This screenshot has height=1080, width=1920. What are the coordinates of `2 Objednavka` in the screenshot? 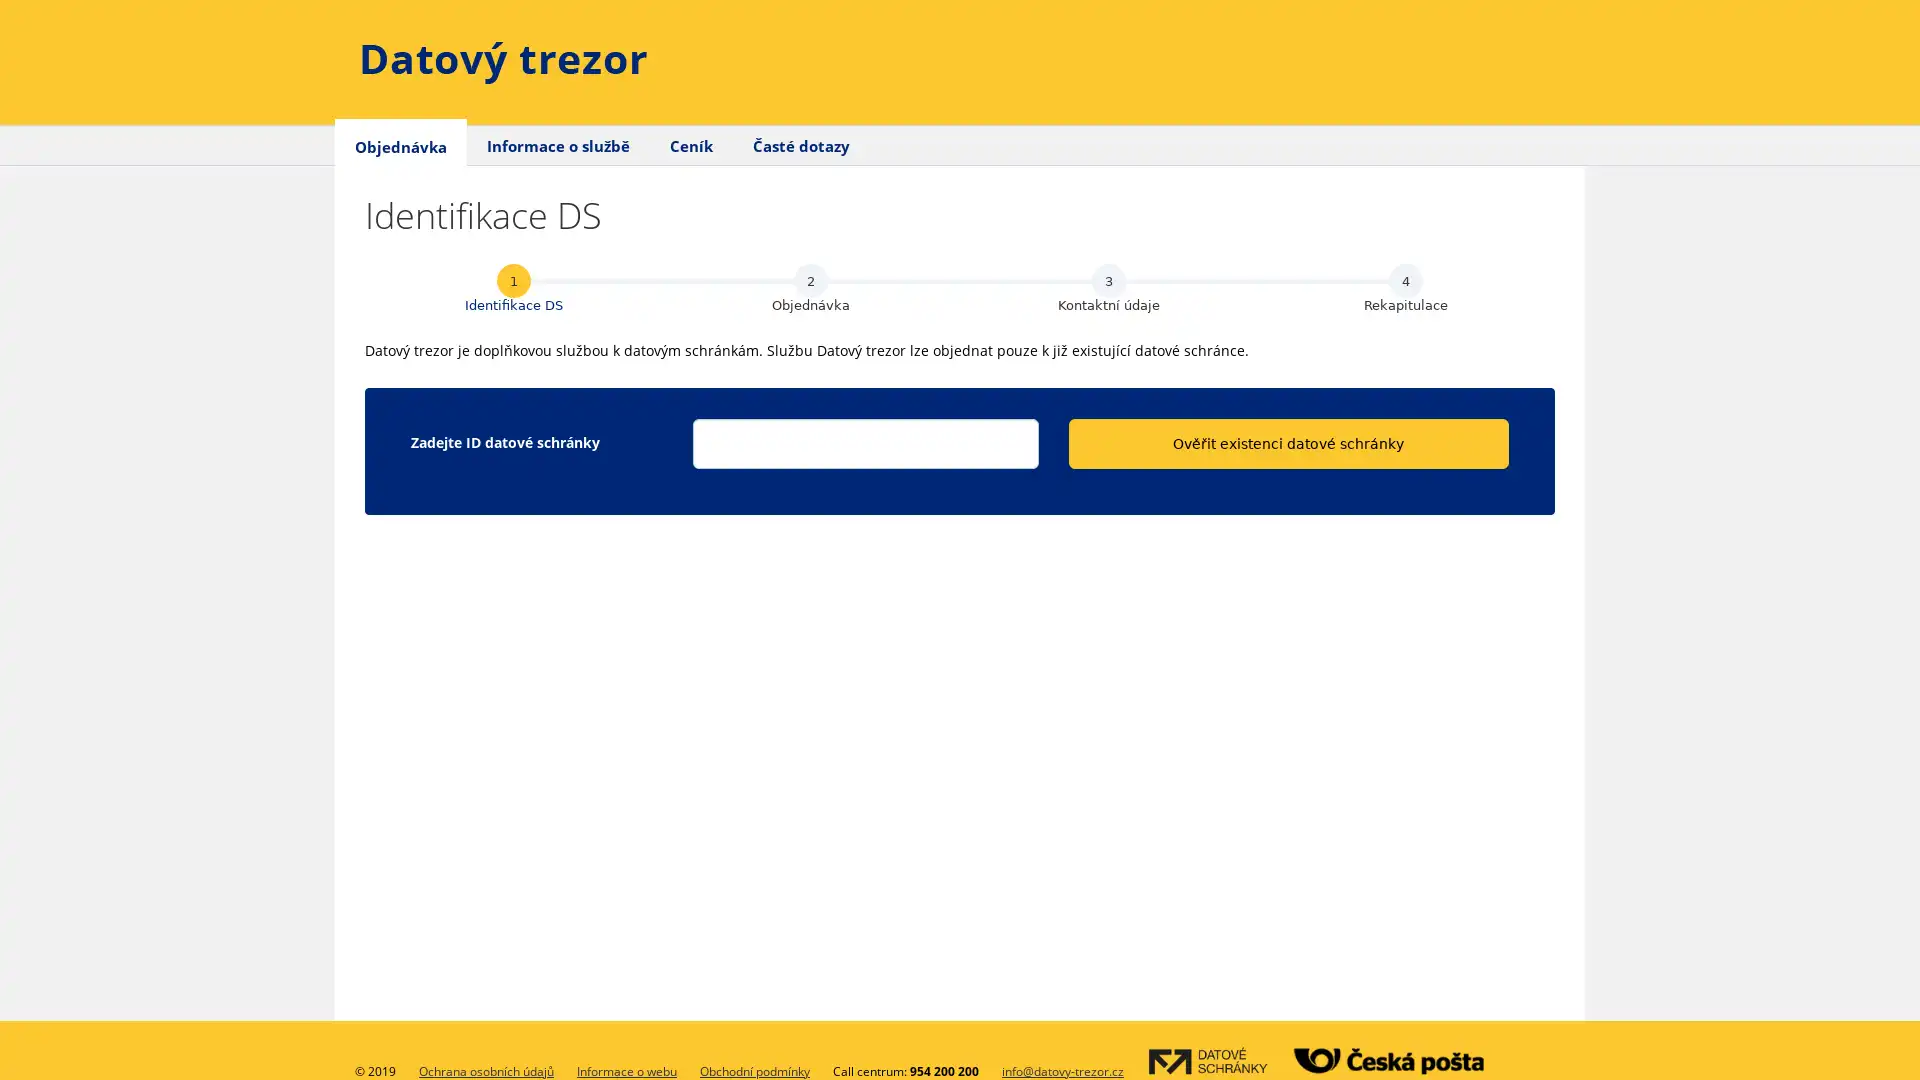 It's located at (811, 287).